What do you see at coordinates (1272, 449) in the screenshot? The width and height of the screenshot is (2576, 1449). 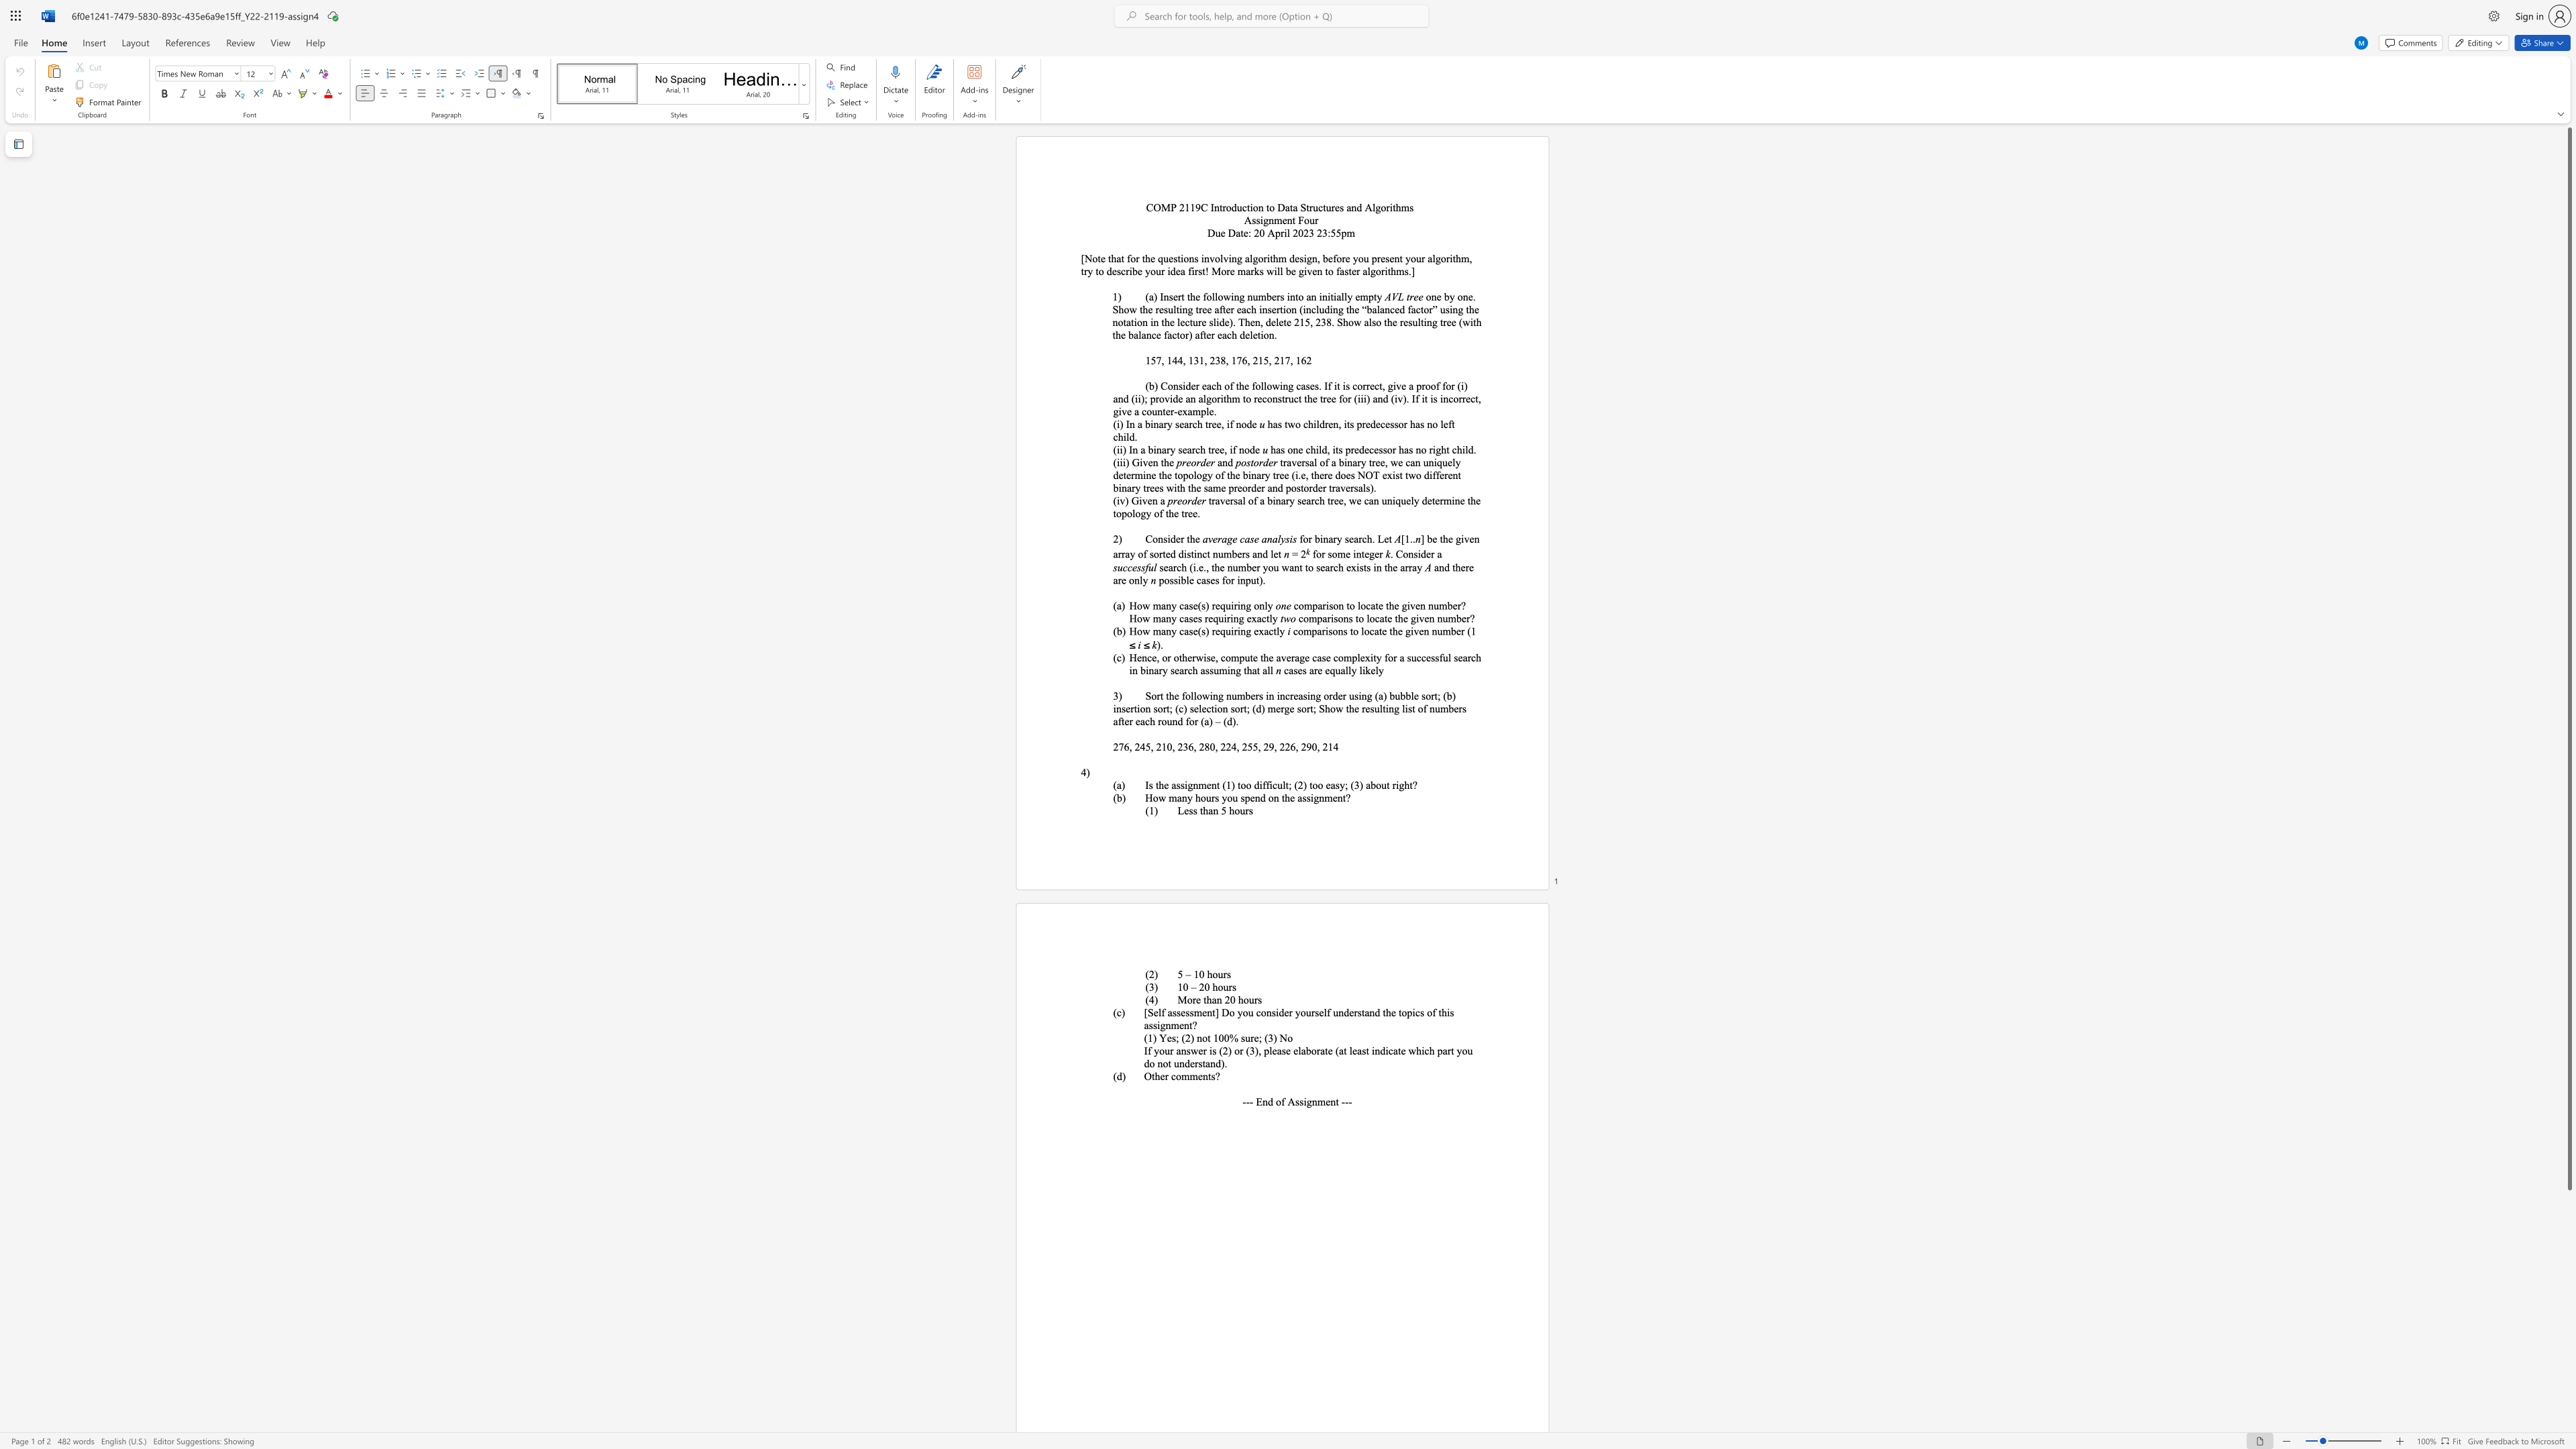 I see `the 1th character "h" in the text` at bounding box center [1272, 449].